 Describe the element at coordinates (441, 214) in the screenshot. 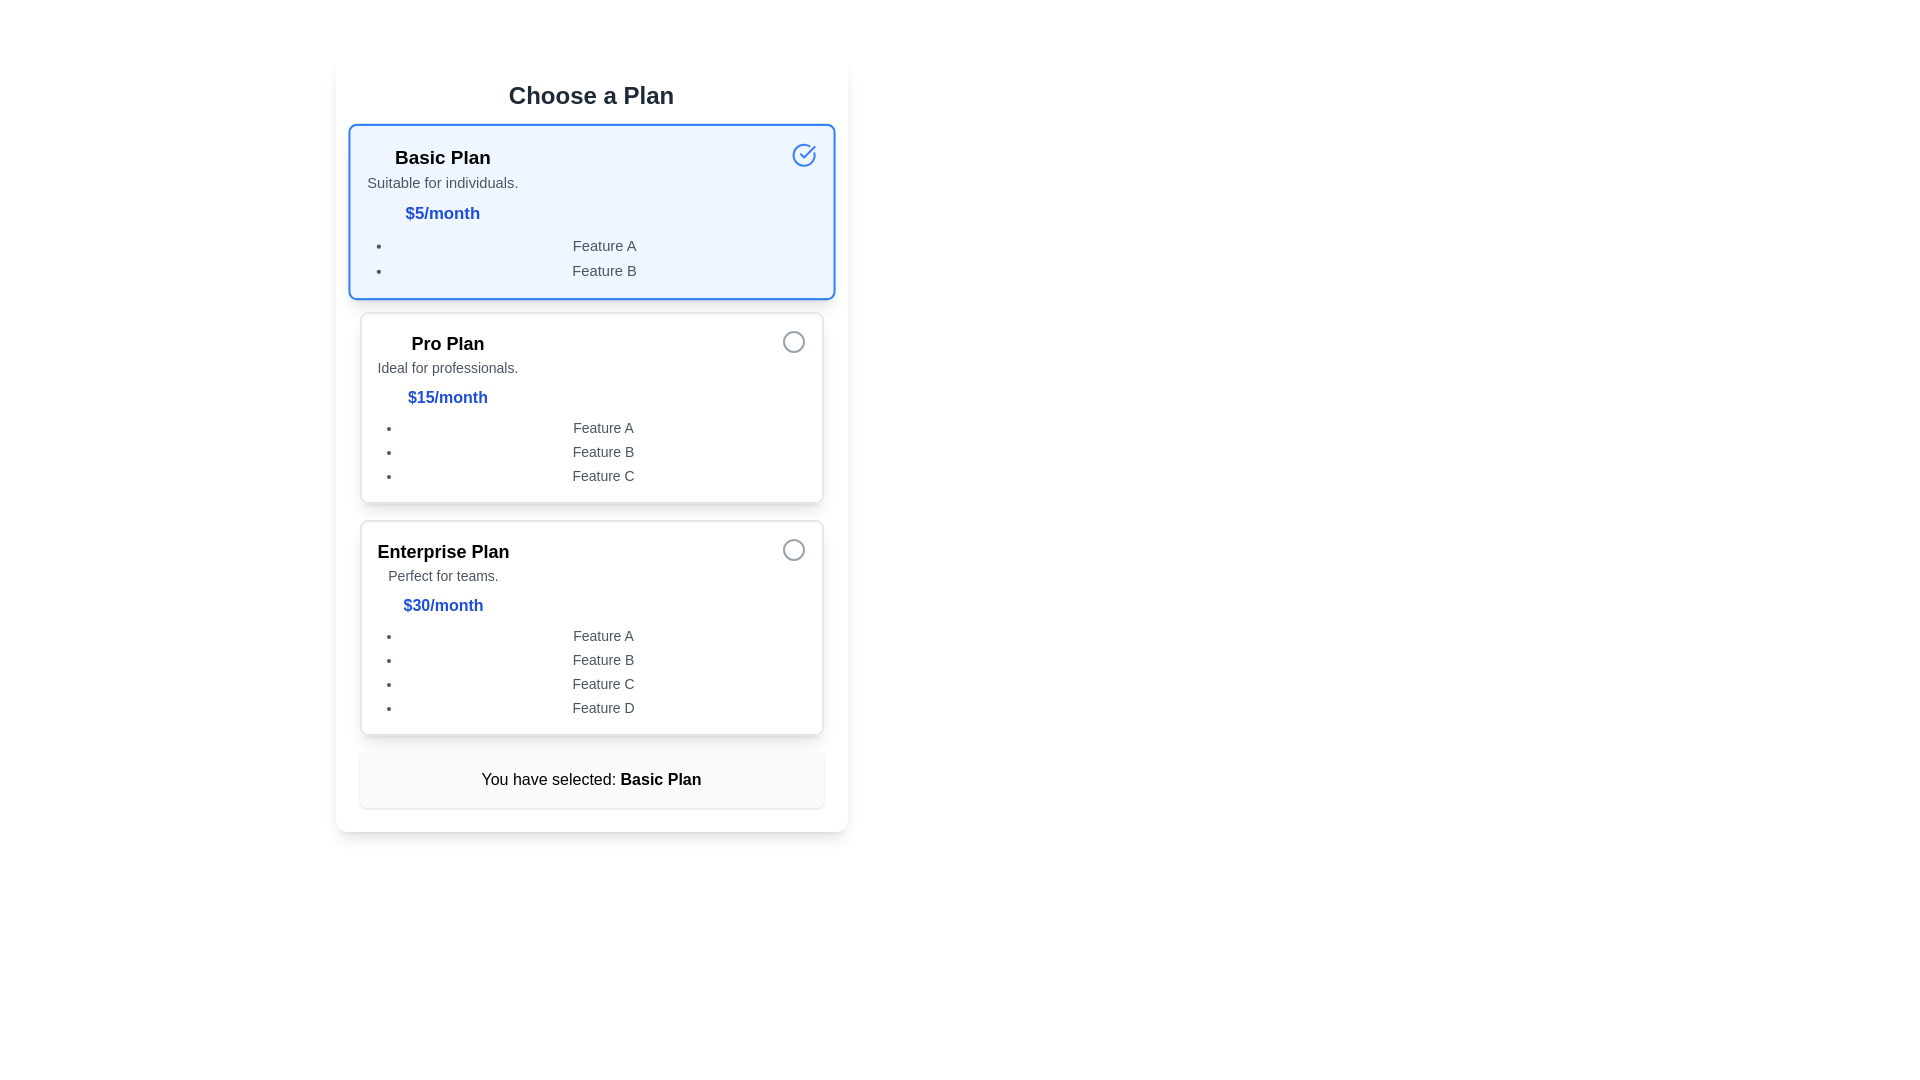

I see `the Text label indicating the monthly cost of the 'Basic Plan' subscription, which is located below 'Suitable for individuals.' and above the feature list bullets` at that location.